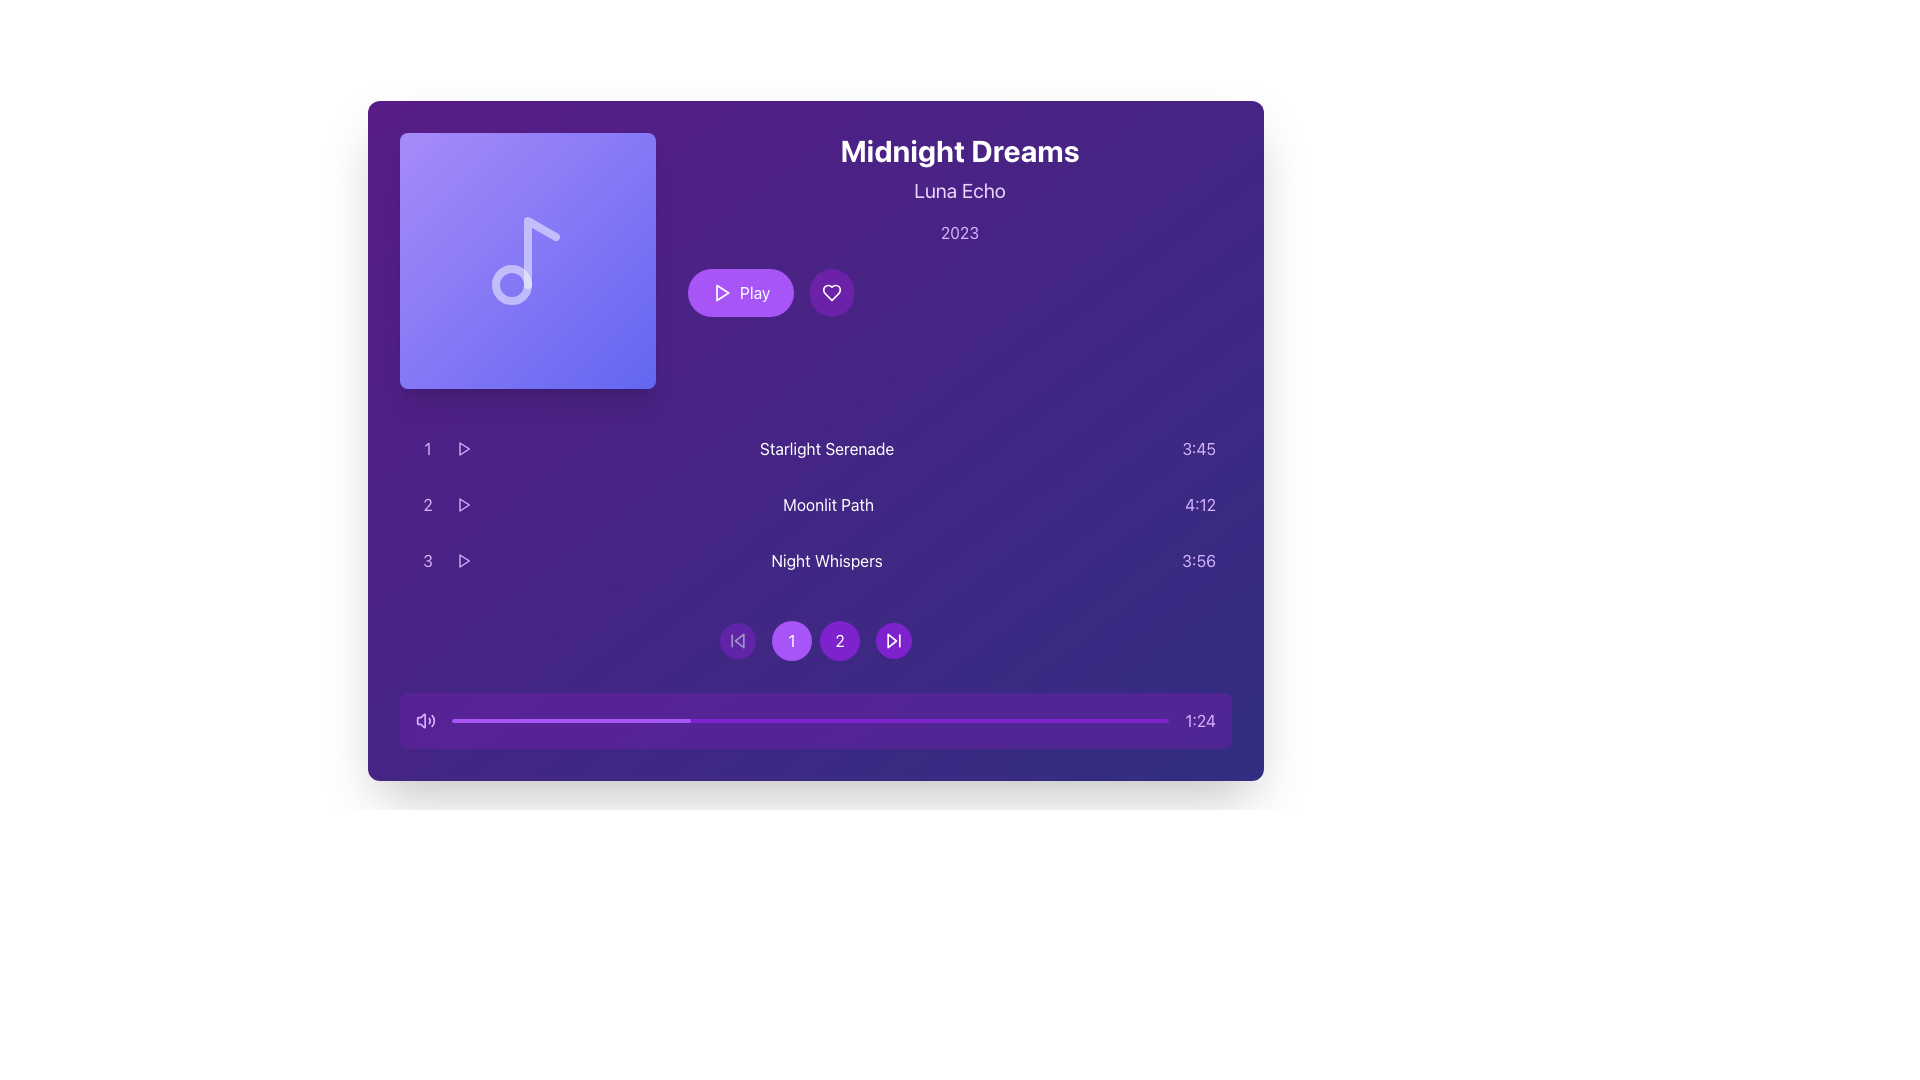 The width and height of the screenshot is (1920, 1080). I want to click on the progress, so click(608, 721).